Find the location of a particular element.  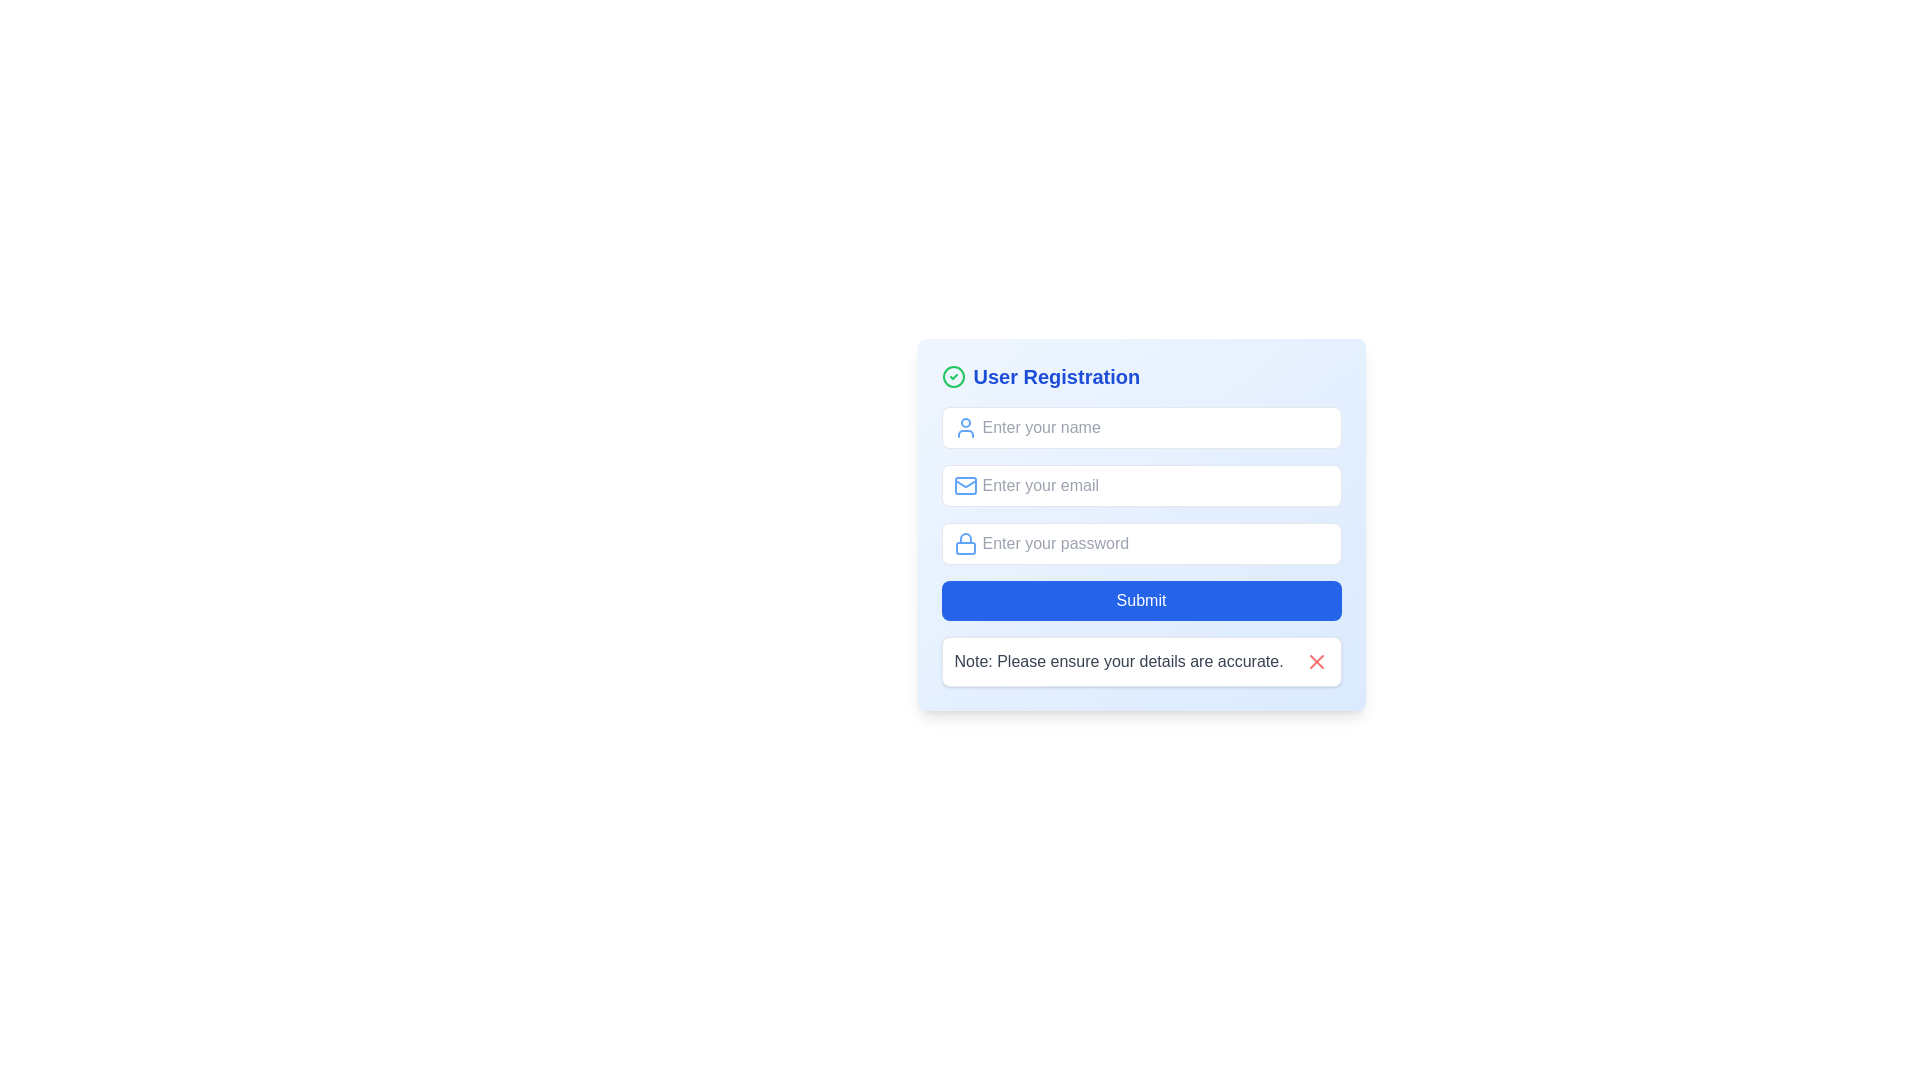

the lock icon with a blue outline and a white background located inside the password entry field adjacent to the placeholder text 'Enter your password.' is located at coordinates (965, 543).